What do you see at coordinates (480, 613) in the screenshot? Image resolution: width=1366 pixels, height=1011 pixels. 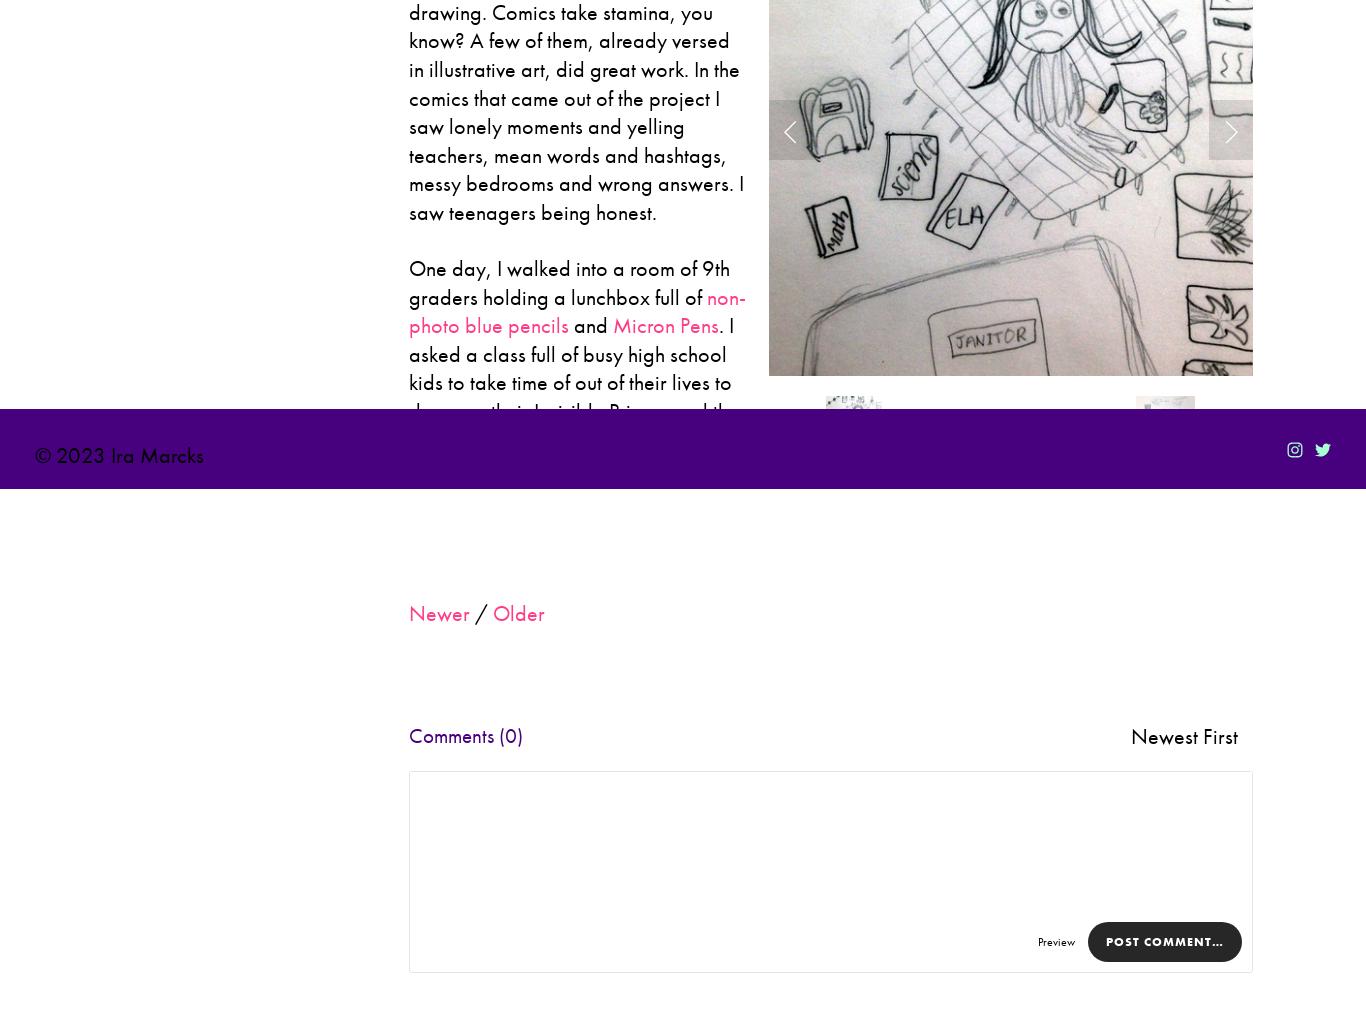 I see `'/'` at bounding box center [480, 613].